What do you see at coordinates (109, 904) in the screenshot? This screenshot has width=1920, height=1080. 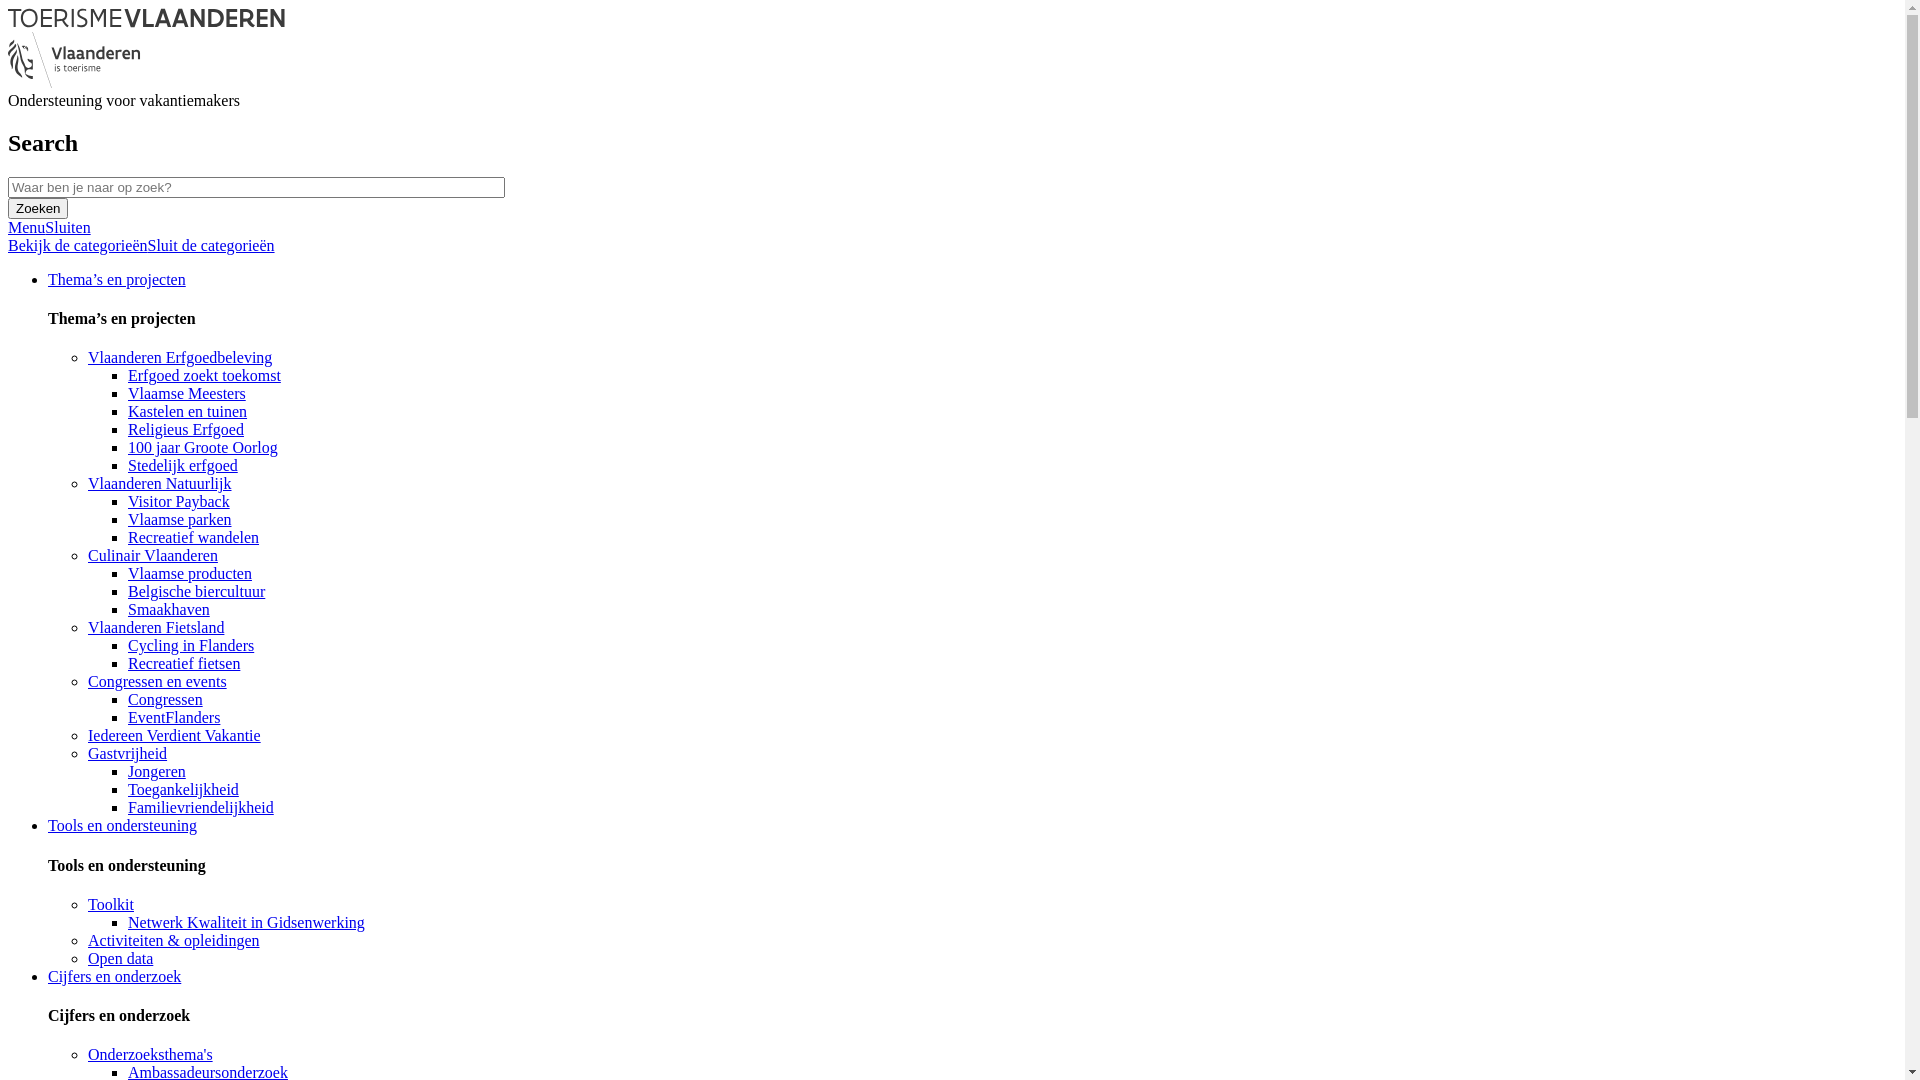 I see `'Toolkit'` at bounding box center [109, 904].